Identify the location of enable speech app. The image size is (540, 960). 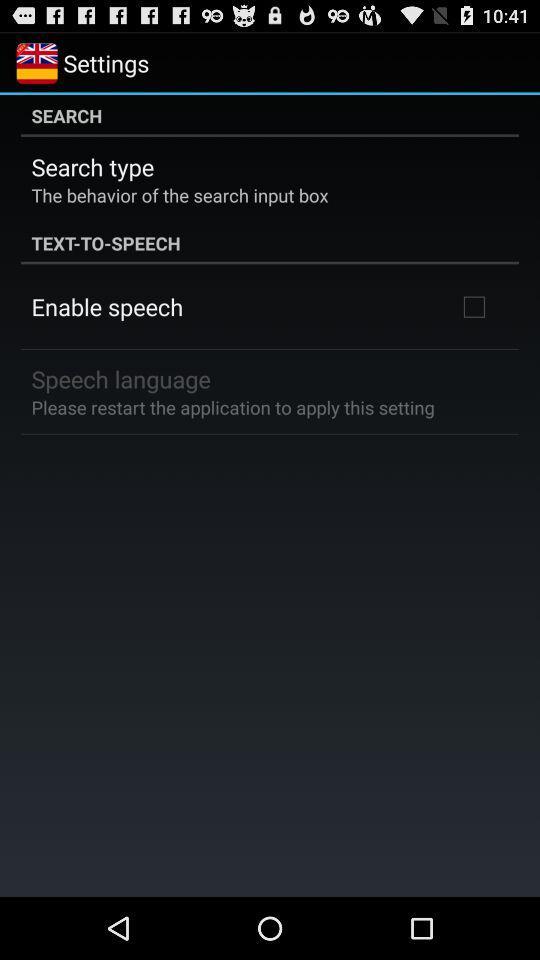
(107, 306).